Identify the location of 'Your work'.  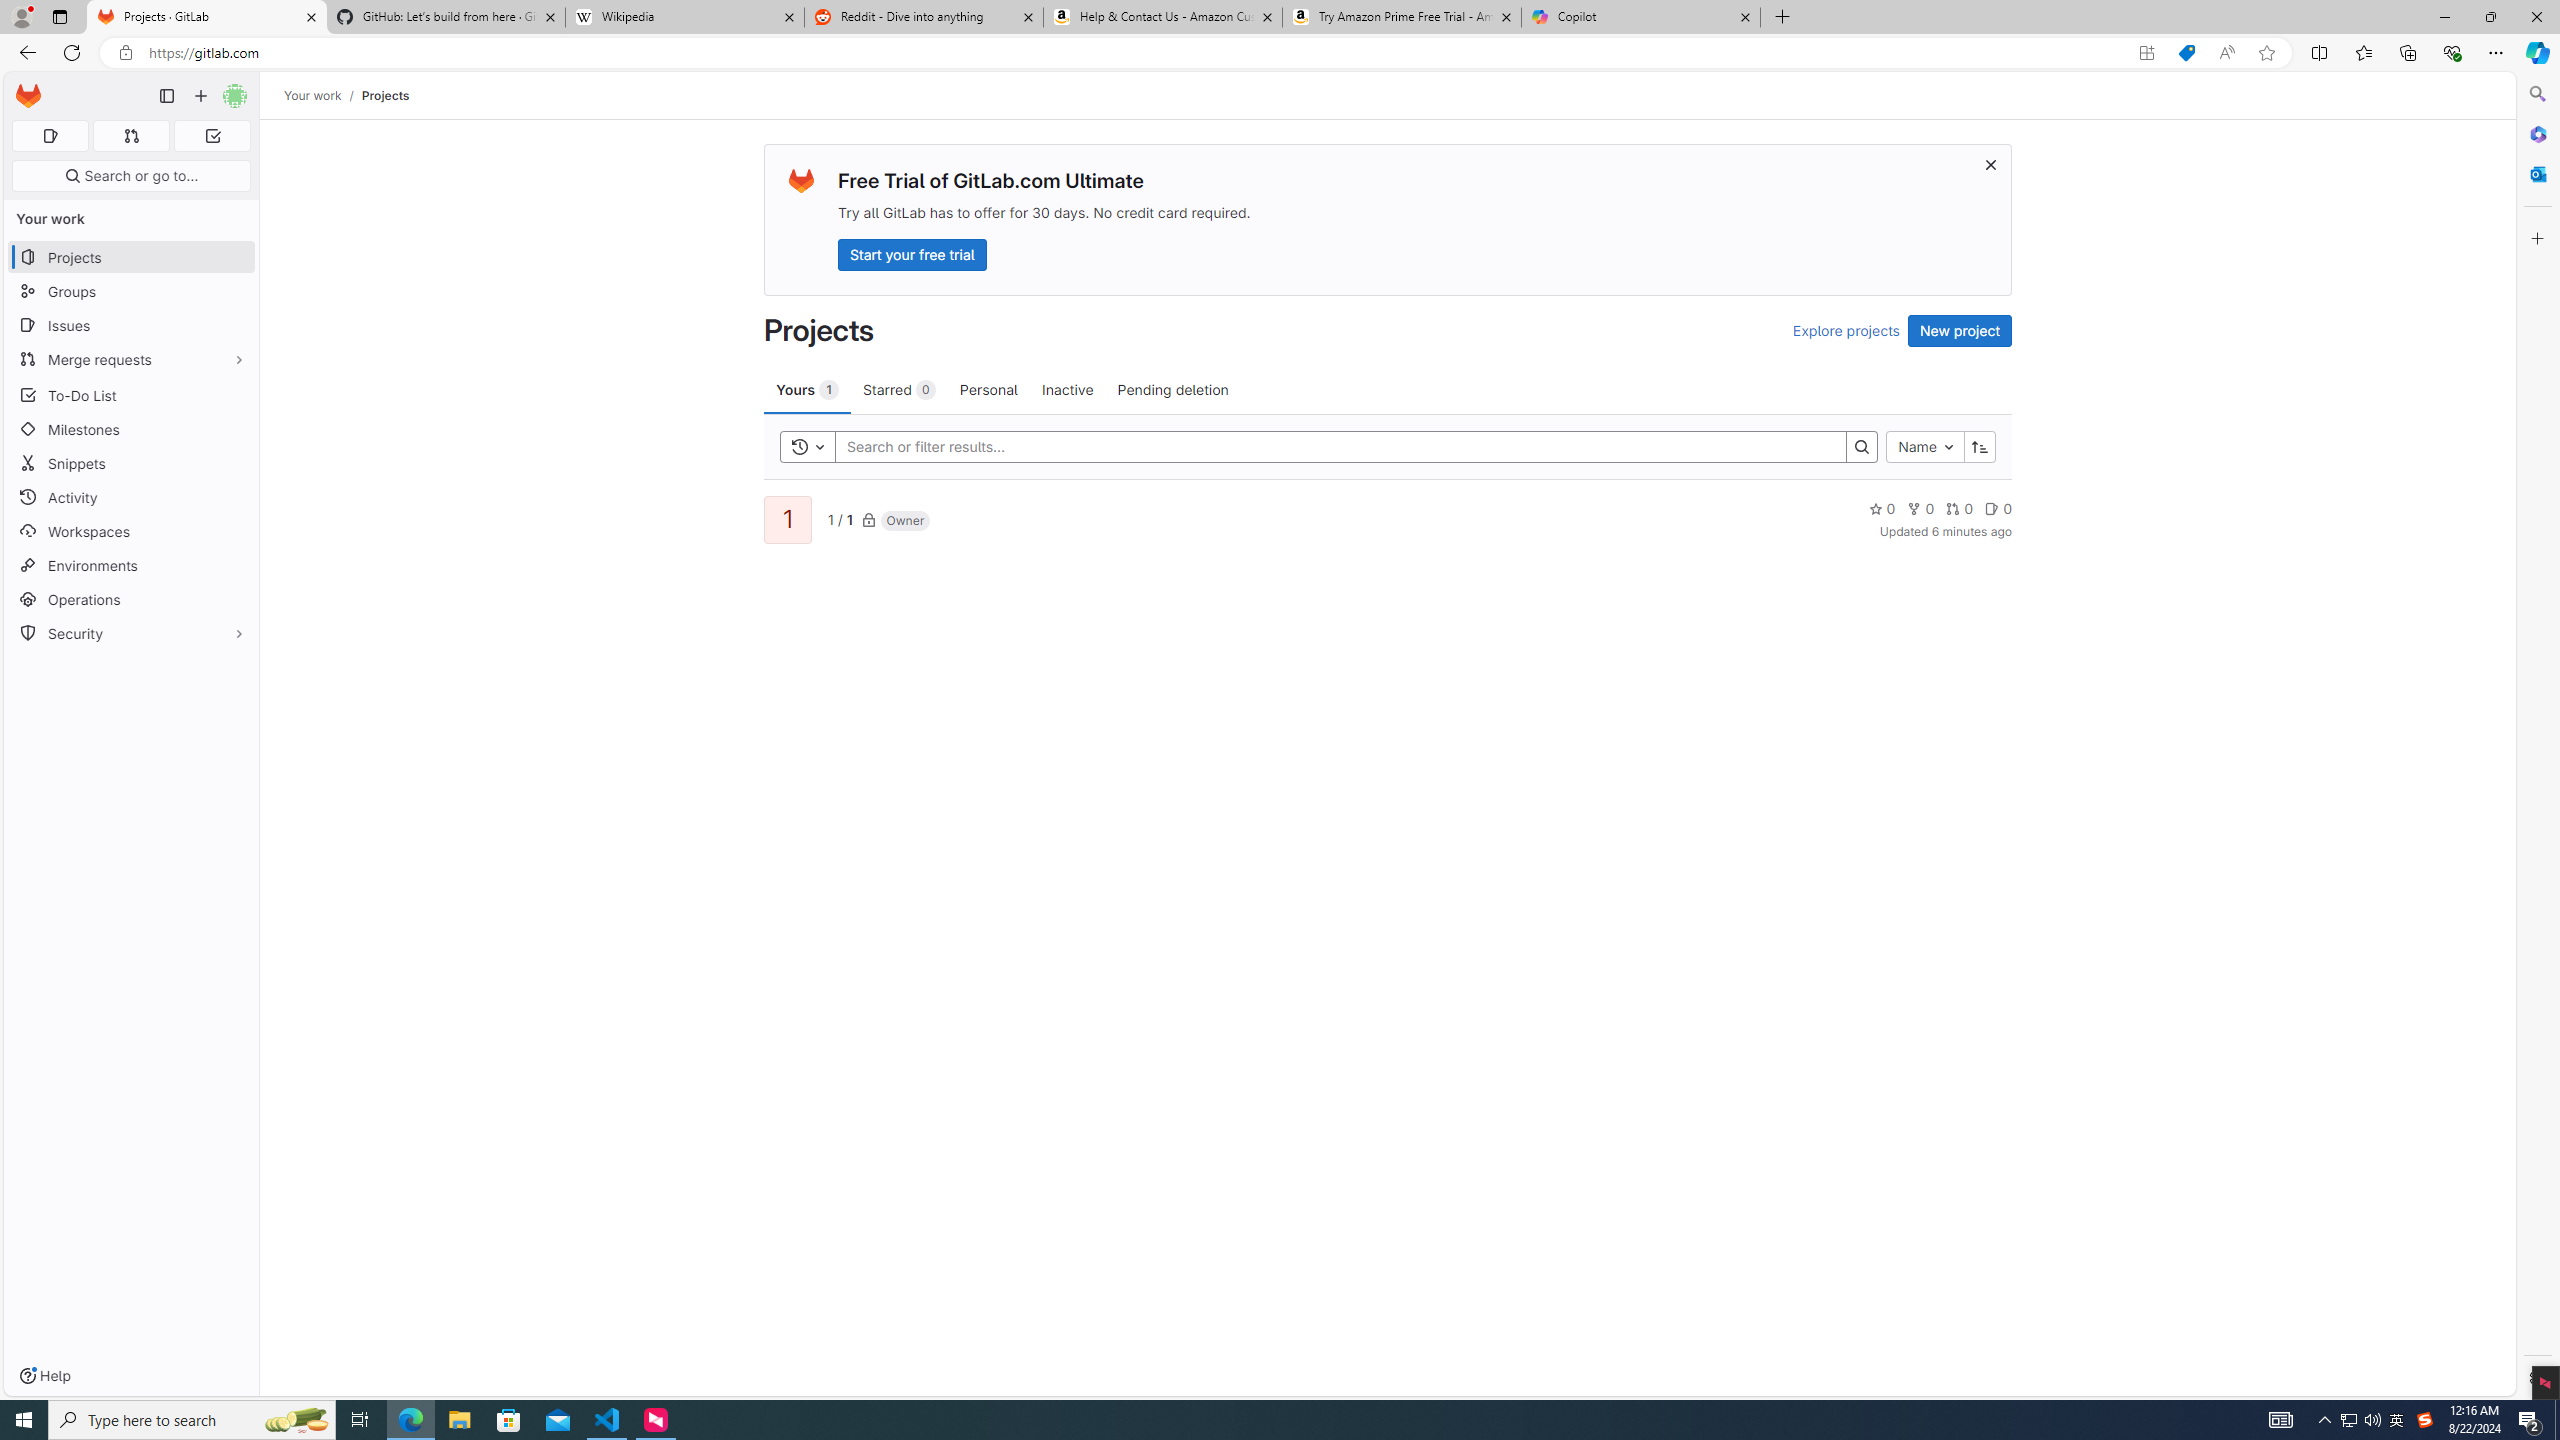
(313, 95).